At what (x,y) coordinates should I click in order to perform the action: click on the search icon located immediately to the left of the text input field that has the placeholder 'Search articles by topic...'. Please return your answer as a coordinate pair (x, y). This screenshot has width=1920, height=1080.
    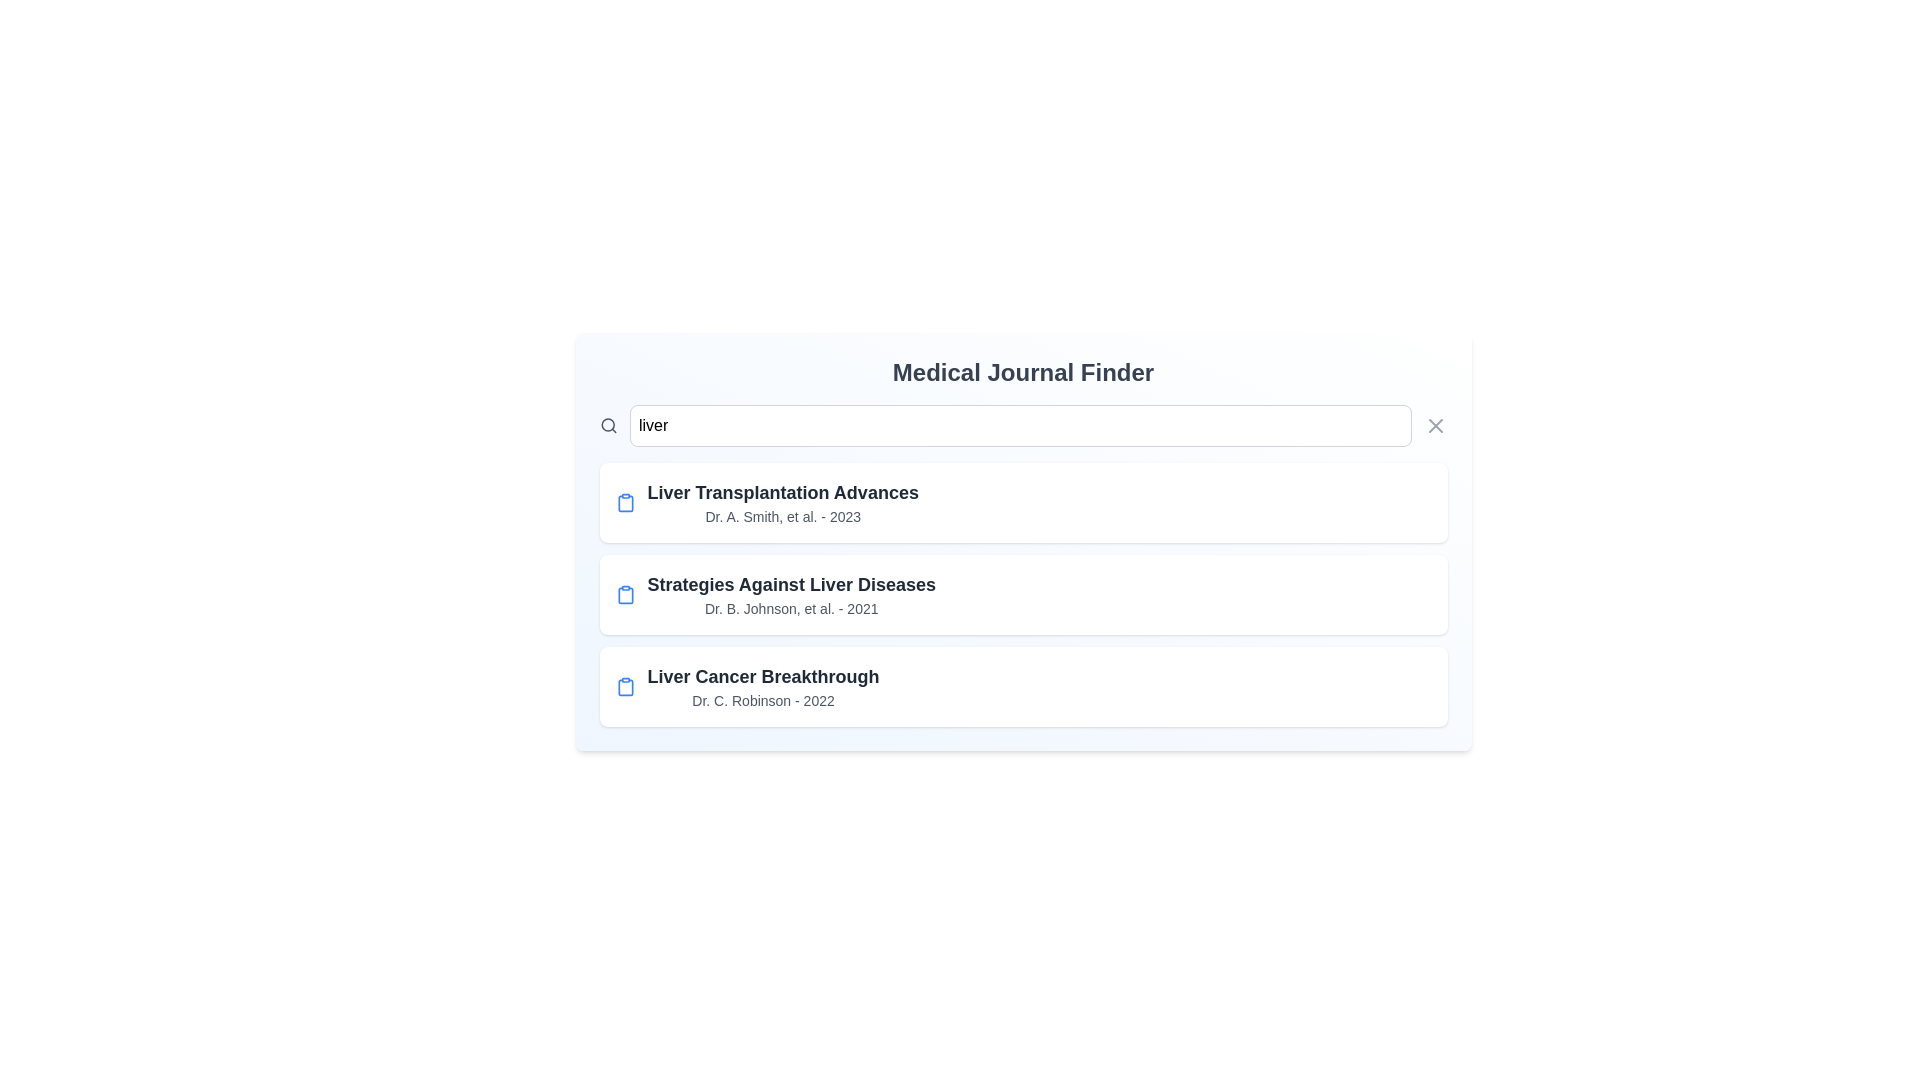
    Looking at the image, I should click on (607, 424).